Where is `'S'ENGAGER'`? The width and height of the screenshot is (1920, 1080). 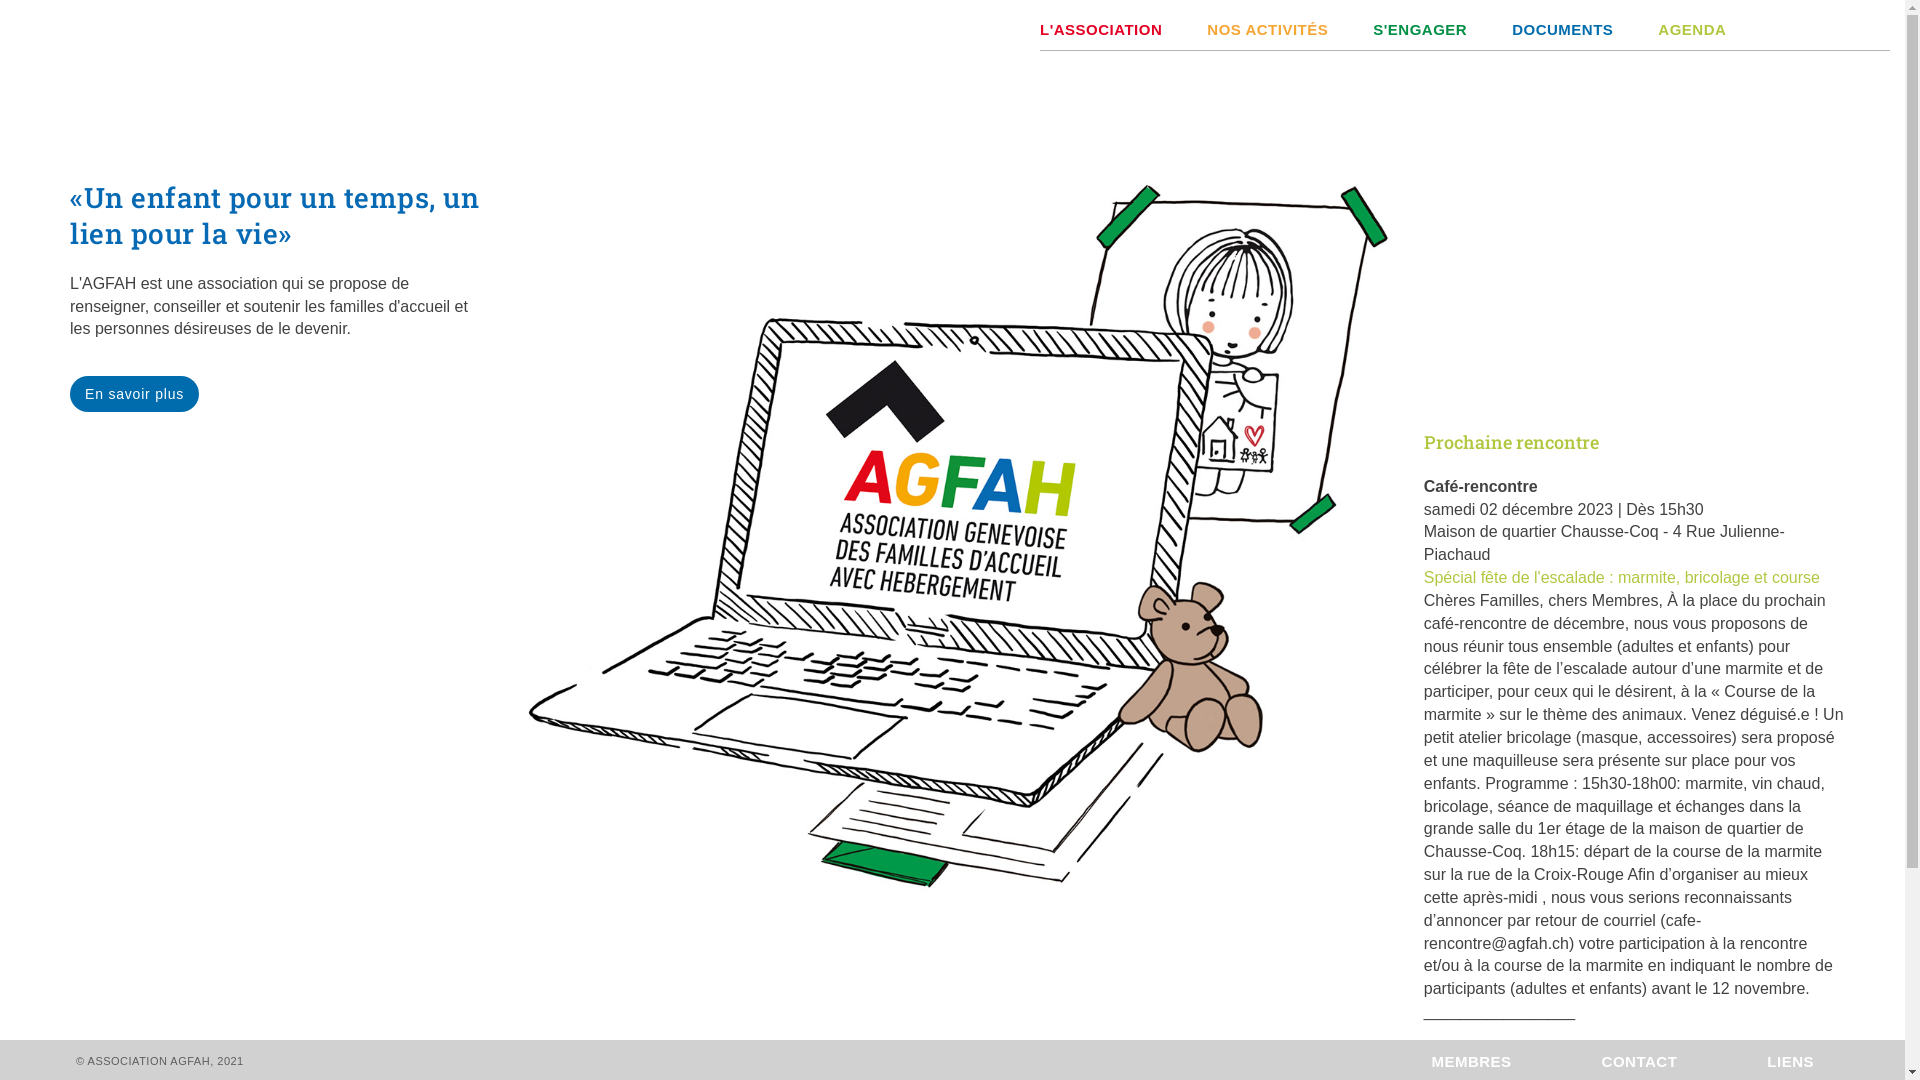
'S'ENGAGER' is located at coordinates (1396, 24).